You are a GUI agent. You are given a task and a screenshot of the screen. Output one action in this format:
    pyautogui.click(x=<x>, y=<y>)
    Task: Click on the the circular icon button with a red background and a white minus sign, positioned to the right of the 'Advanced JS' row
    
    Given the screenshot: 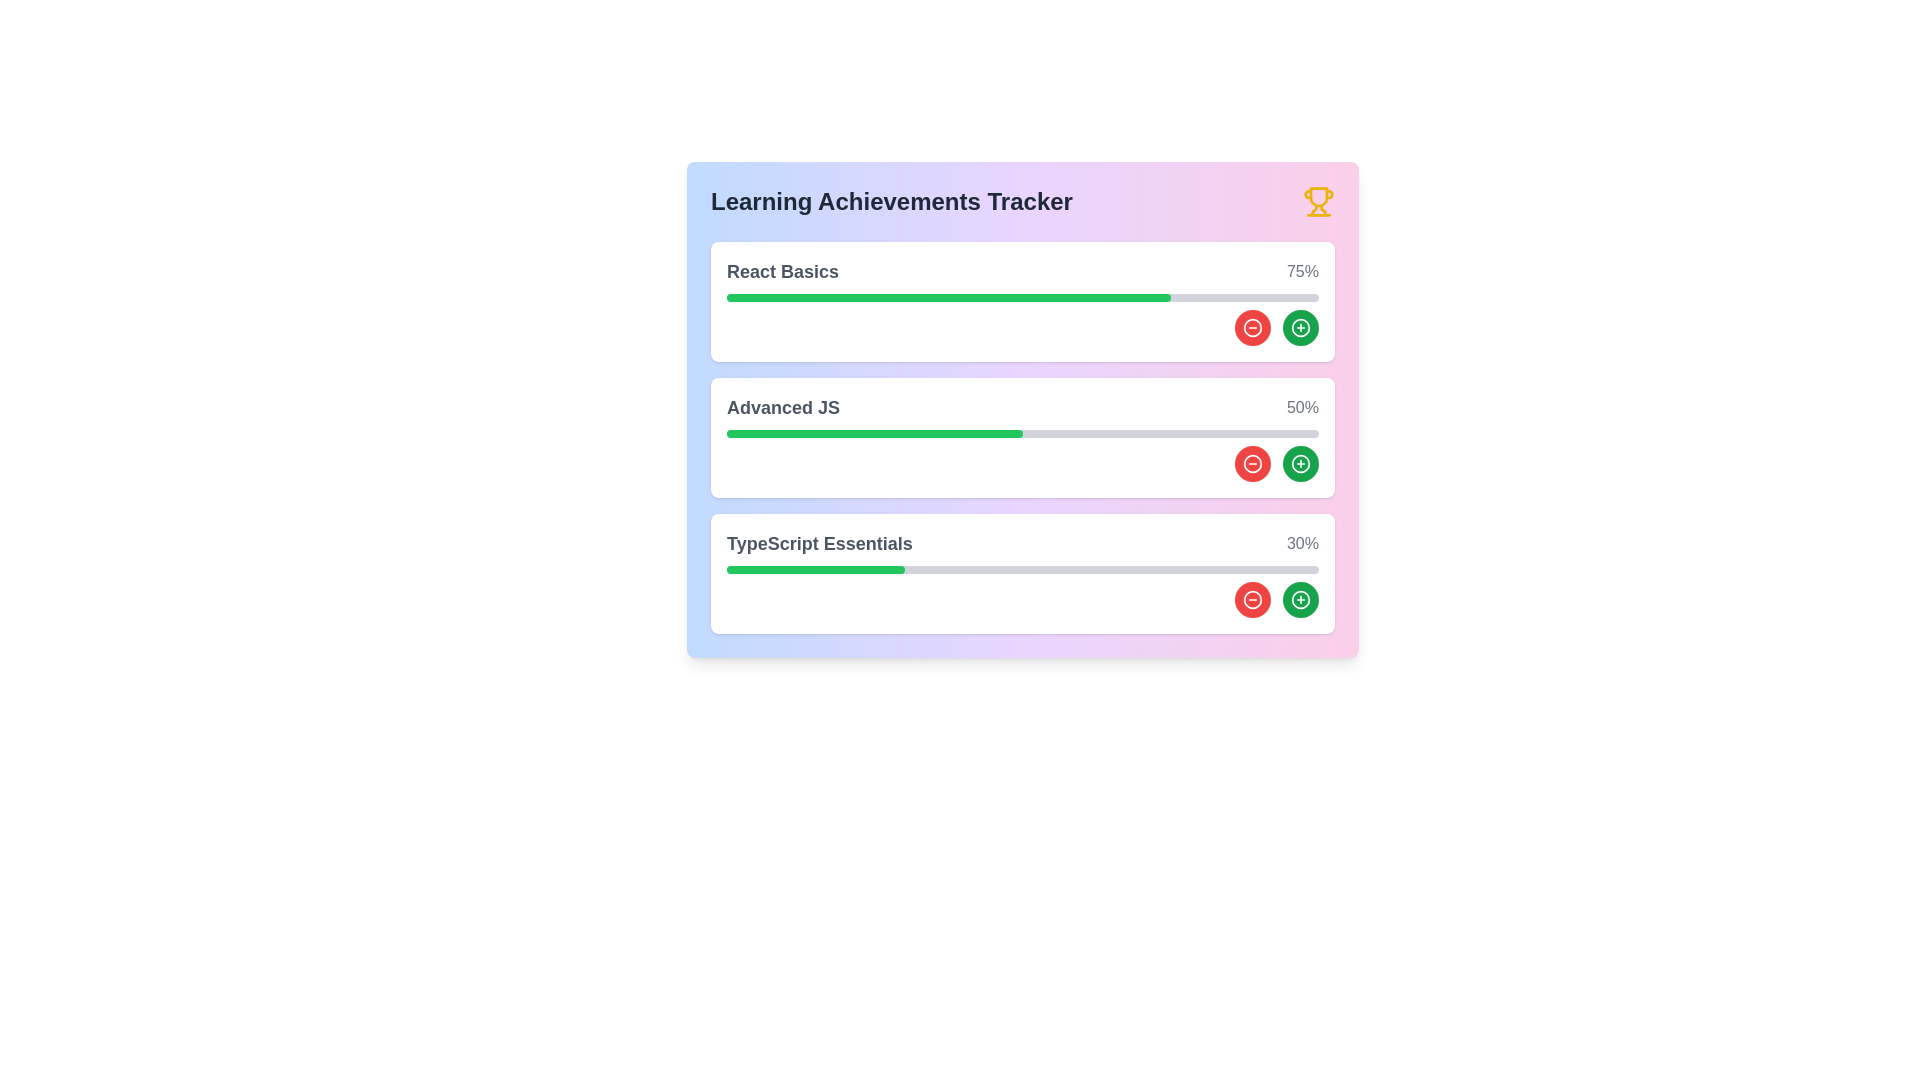 What is the action you would take?
    pyautogui.click(x=1251, y=599)
    